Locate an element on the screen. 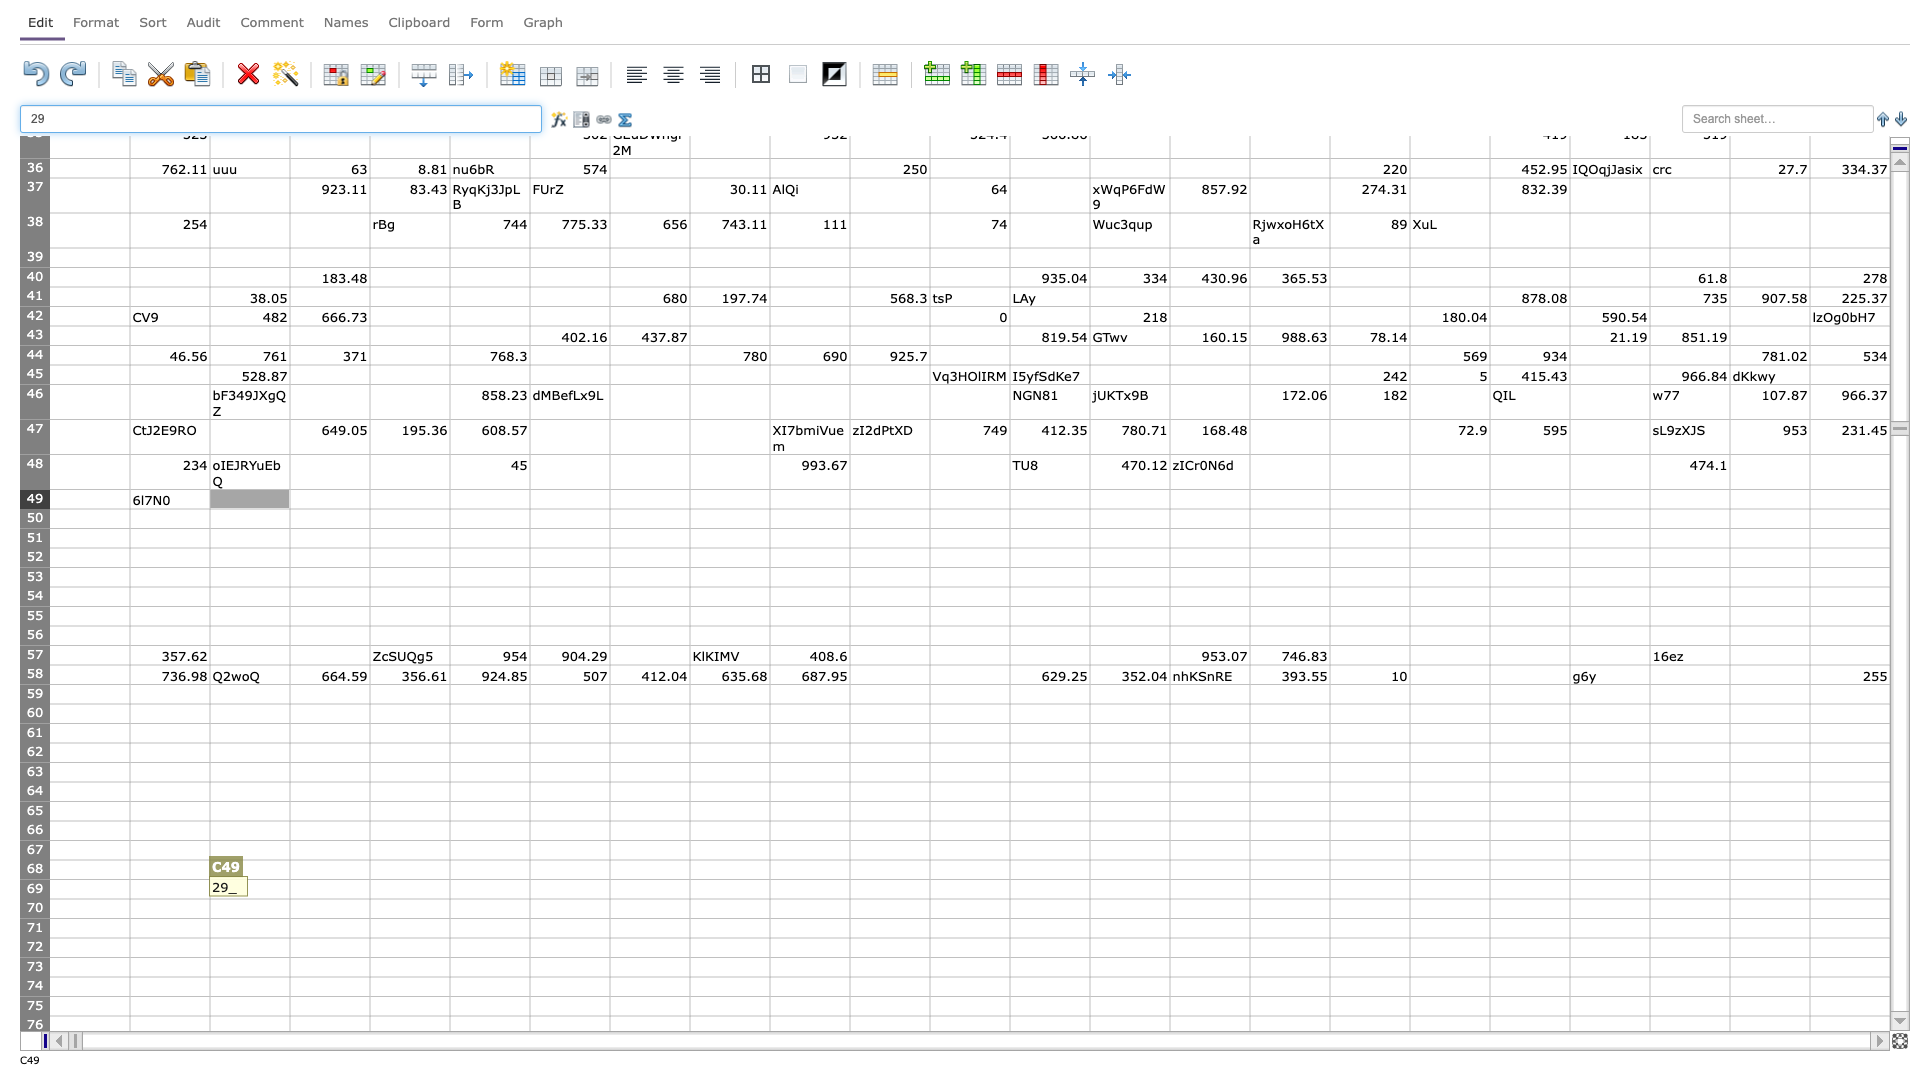  Series fill point of cell I69 is located at coordinates (768, 897).